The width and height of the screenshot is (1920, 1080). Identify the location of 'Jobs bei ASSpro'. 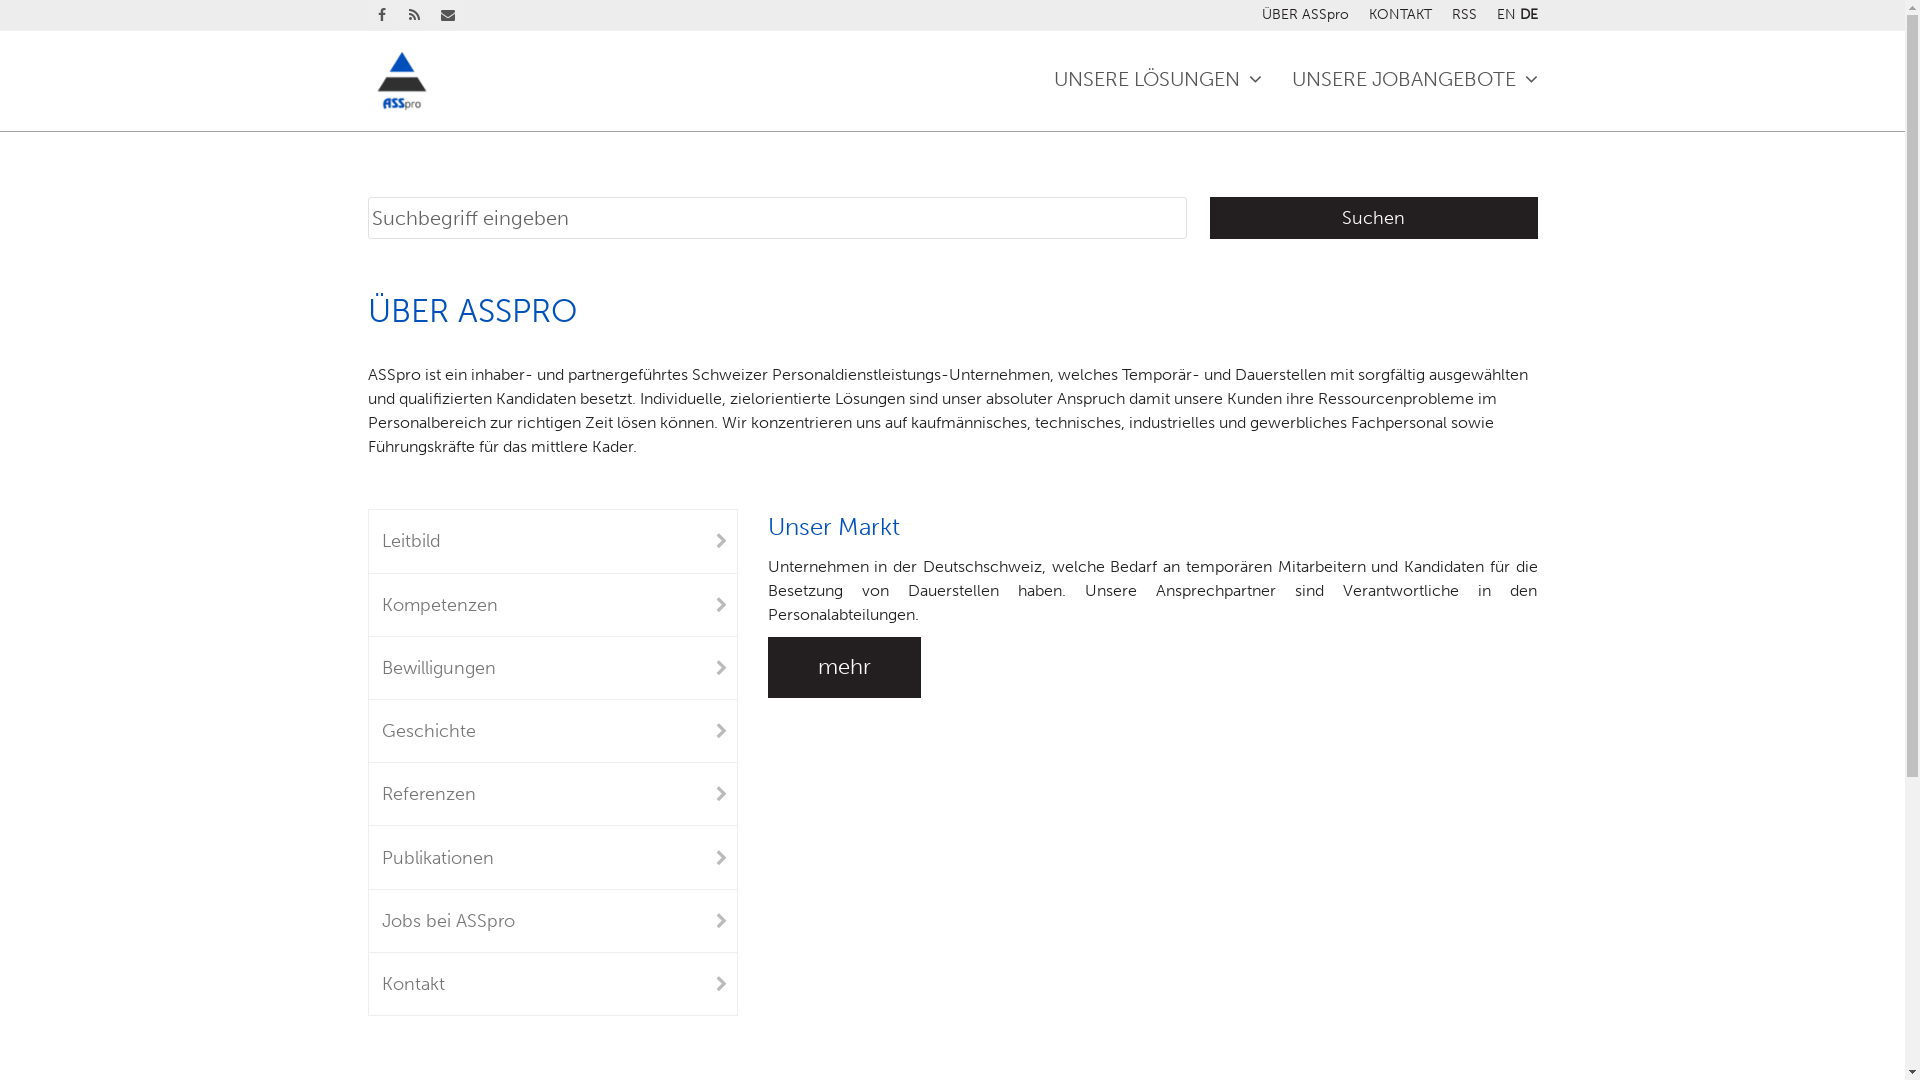
(552, 921).